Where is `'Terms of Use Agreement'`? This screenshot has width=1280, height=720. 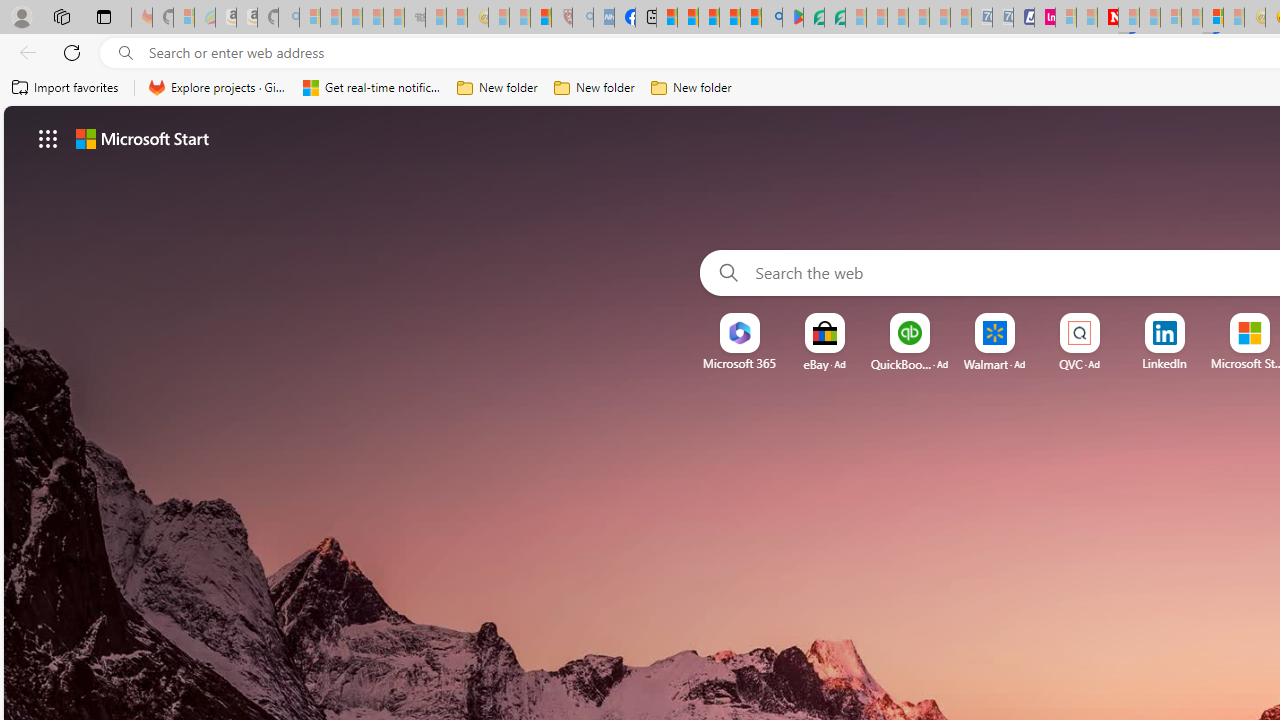
'Terms of Use Agreement' is located at coordinates (814, 17).